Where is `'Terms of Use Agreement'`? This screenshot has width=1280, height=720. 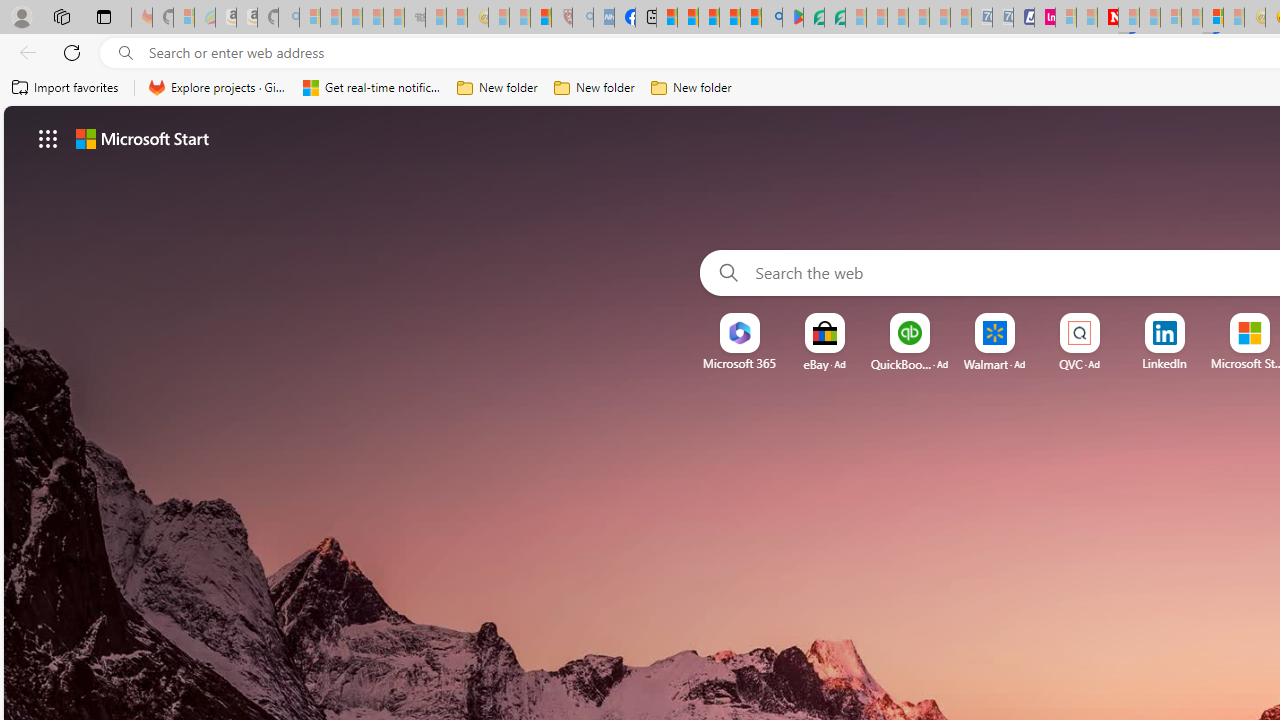
'Terms of Use Agreement' is located at coordinates (814, 17).